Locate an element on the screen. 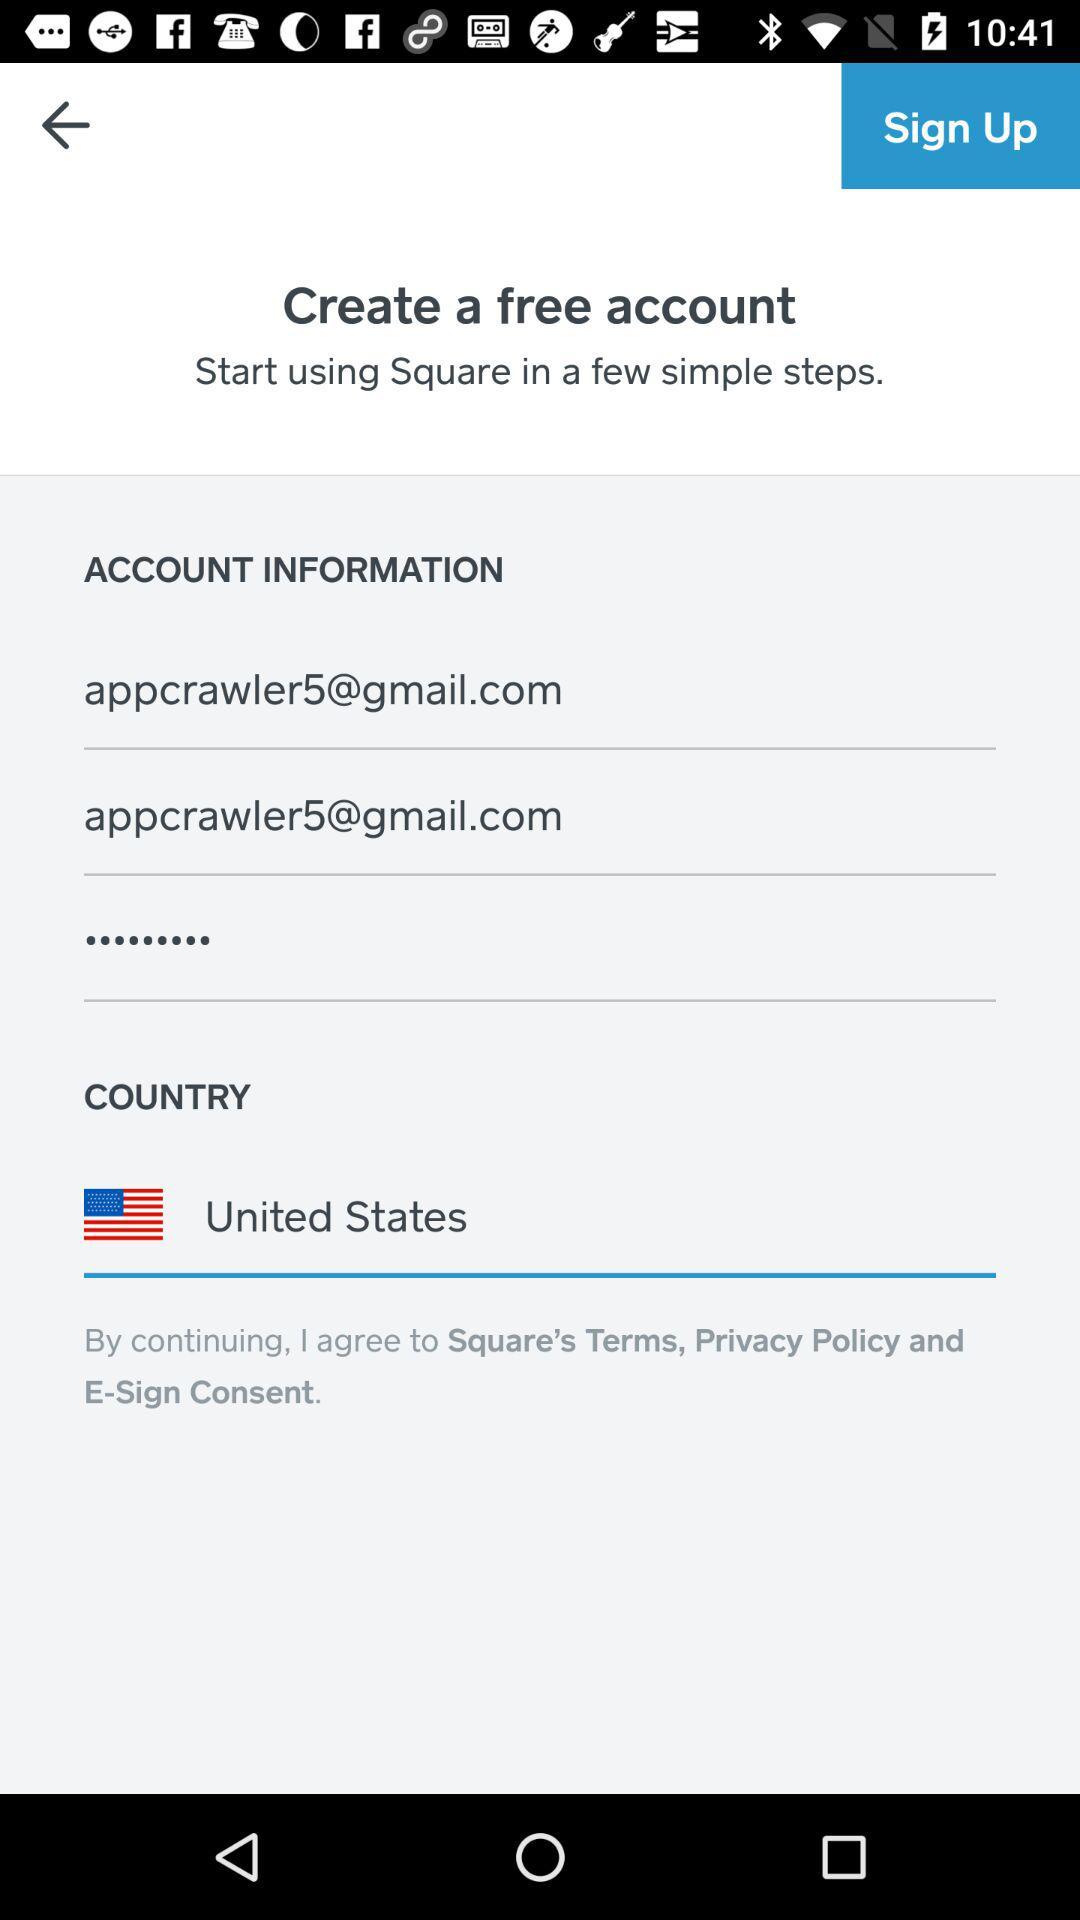  crowd3116 item is located at coordinates (540, 938).